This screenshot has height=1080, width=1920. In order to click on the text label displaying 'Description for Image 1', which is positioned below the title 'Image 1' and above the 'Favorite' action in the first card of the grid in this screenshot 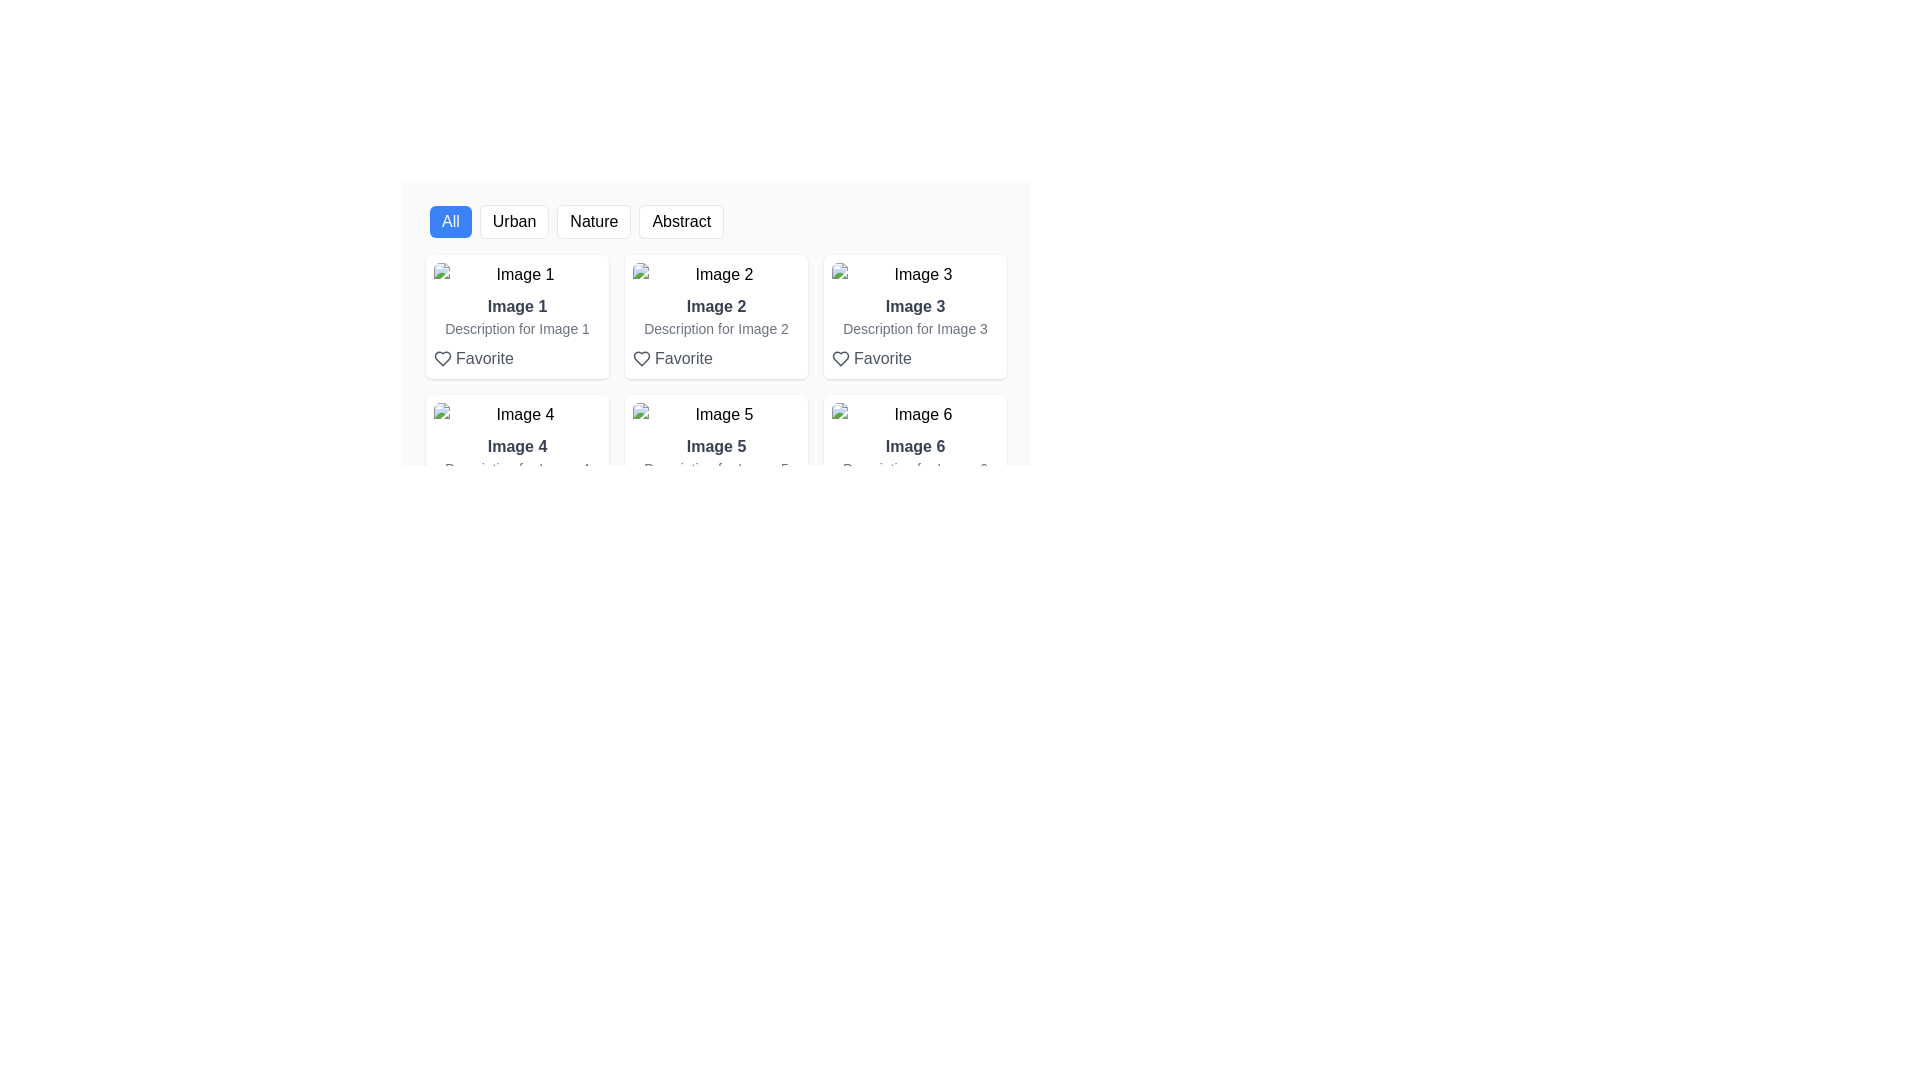, I will do `click(517, 327)`.